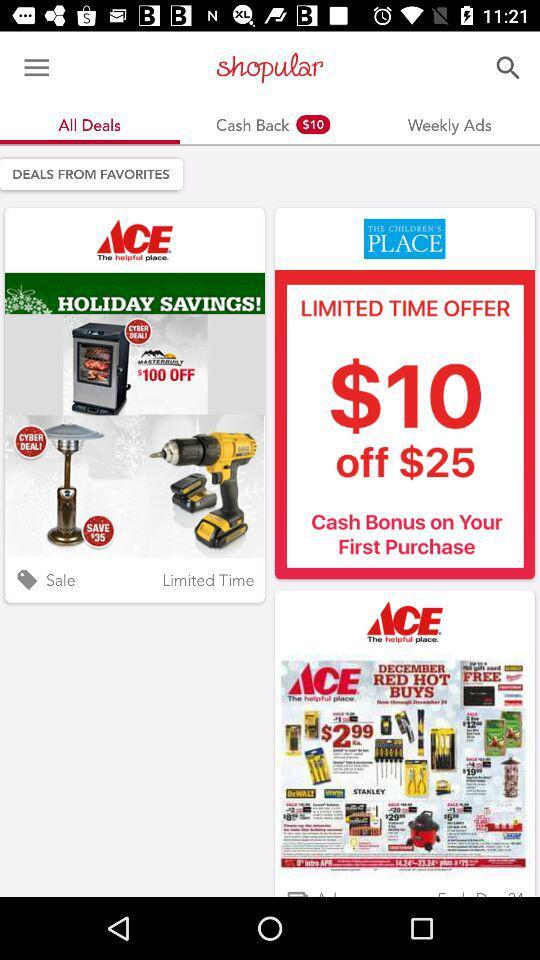 The height and width of the screenshot is (960, 540). What do you see at coordinates (36, 68) in the screenshot?
I see `icon above all deals` at bounding box center [36, 68].